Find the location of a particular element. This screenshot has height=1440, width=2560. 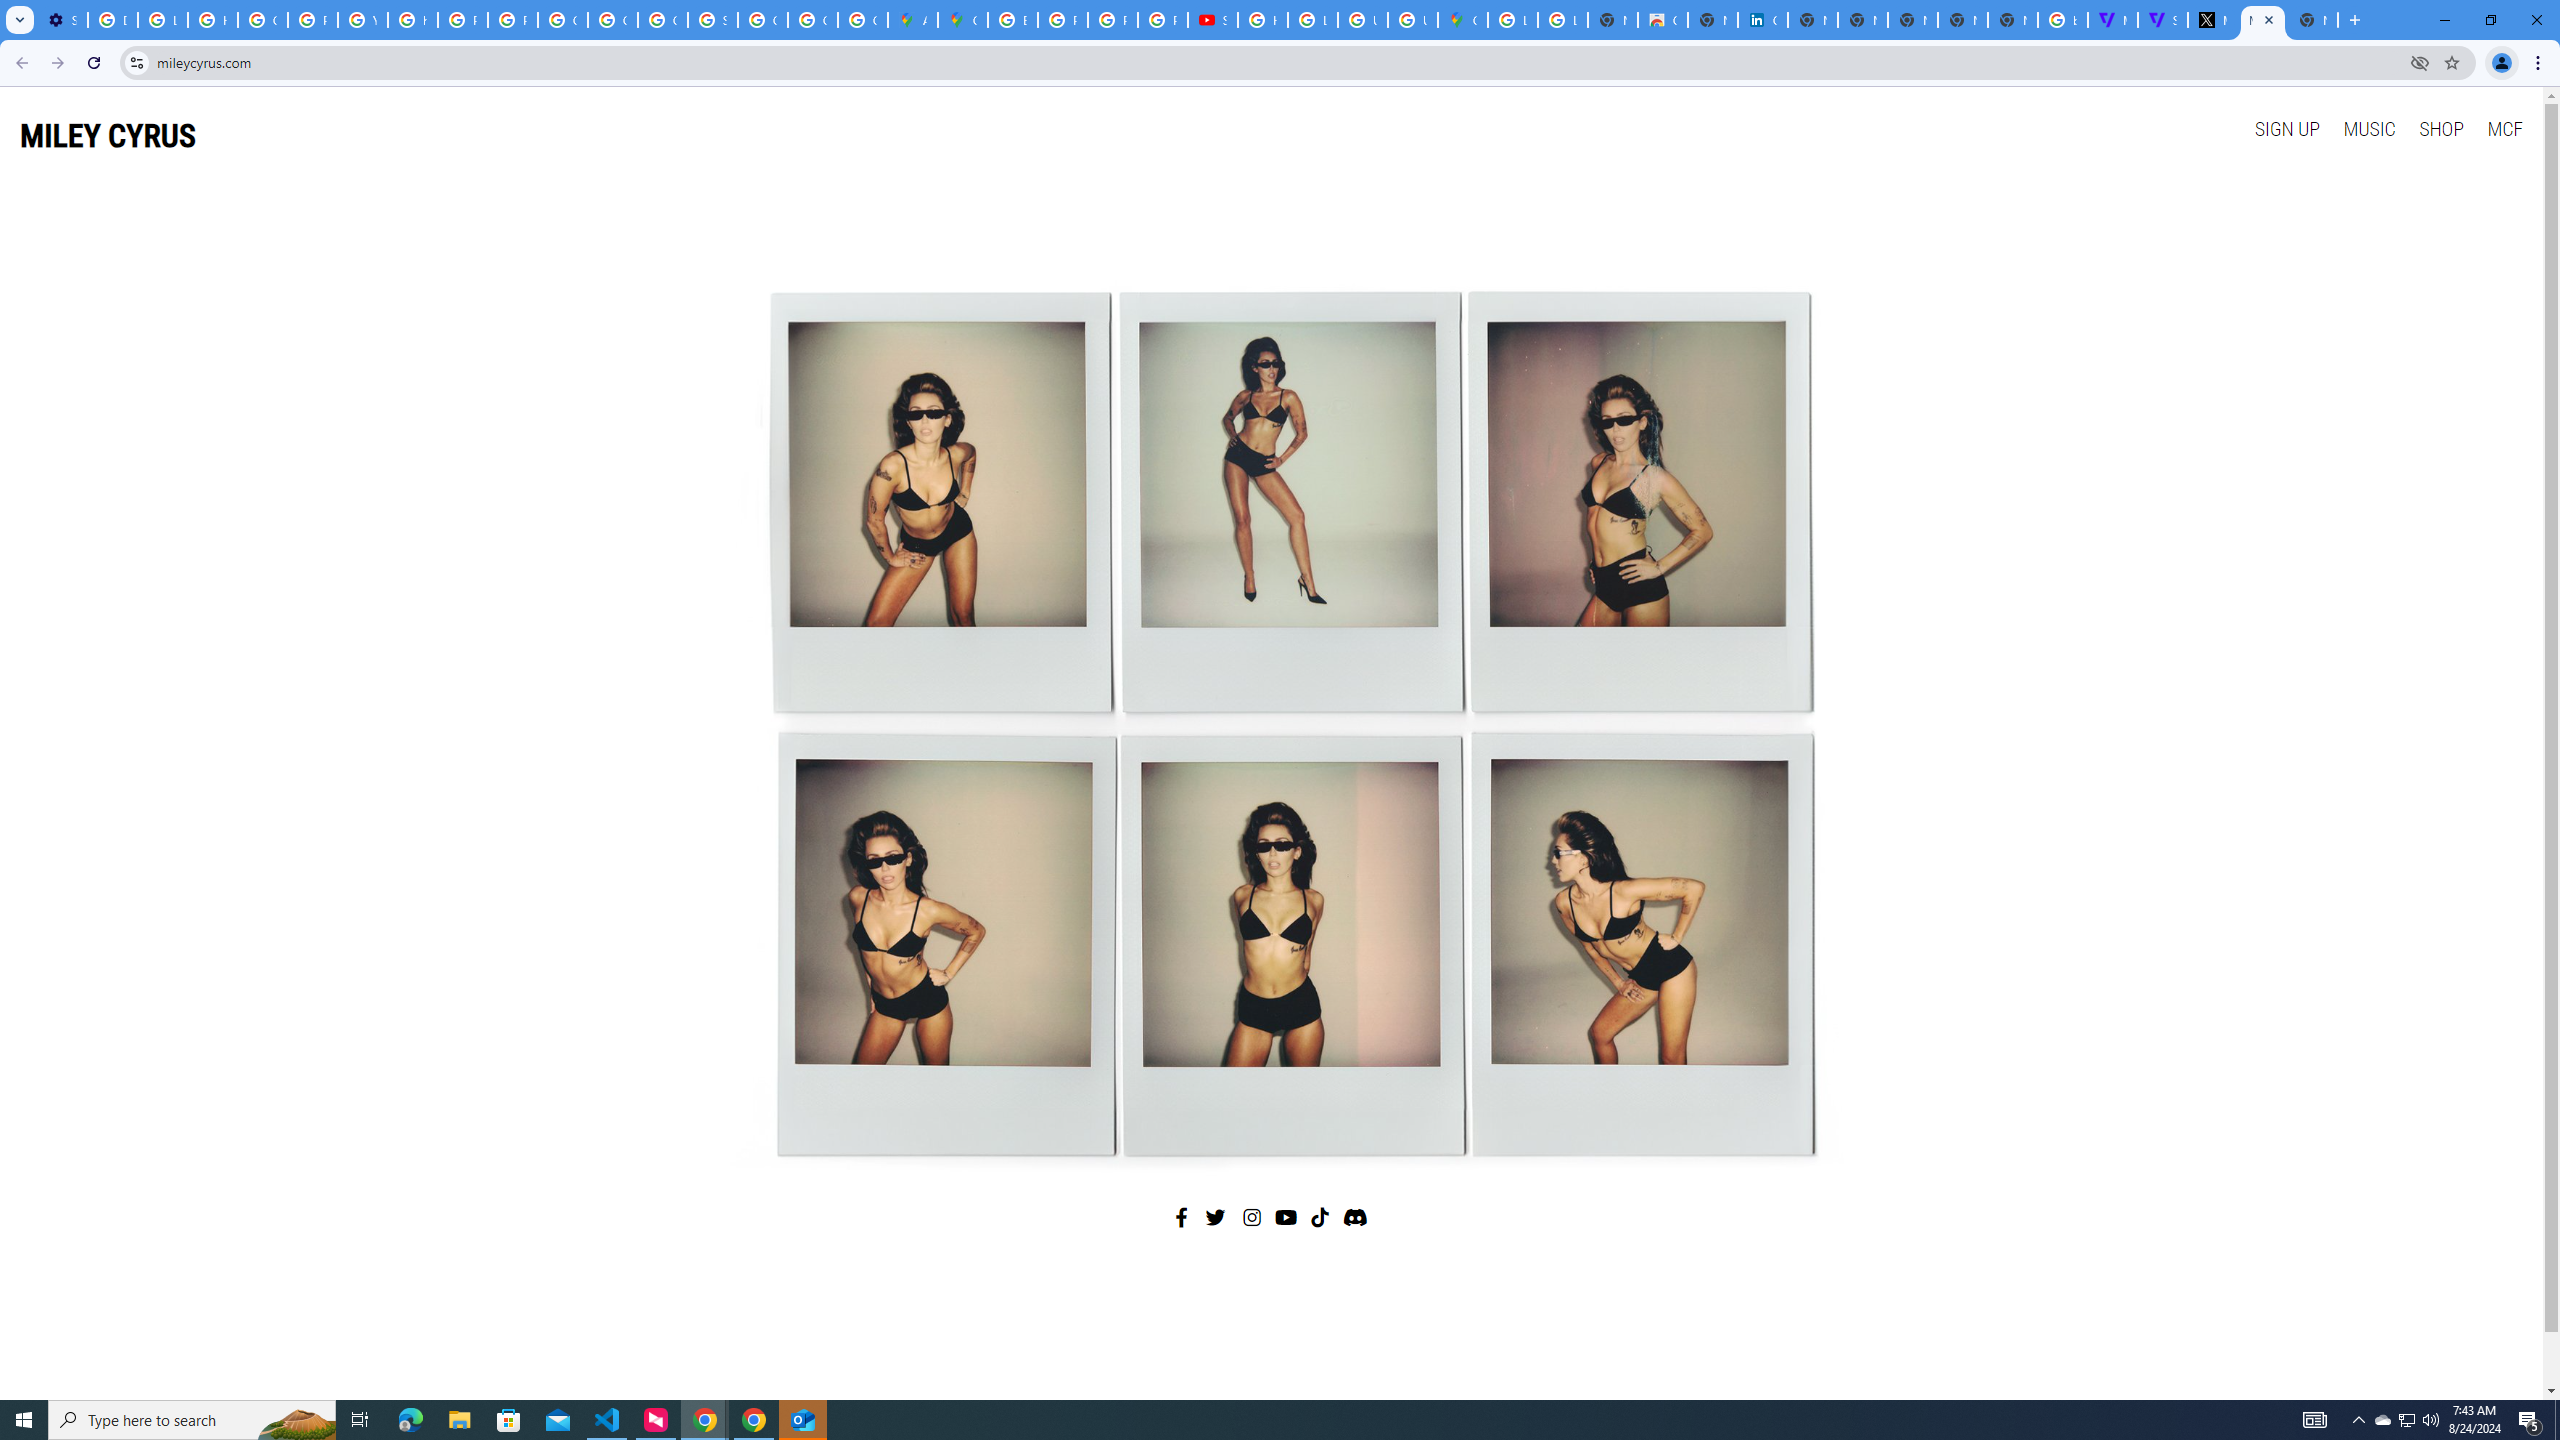

'Instagram' is located at coordinates (1252, 1217).